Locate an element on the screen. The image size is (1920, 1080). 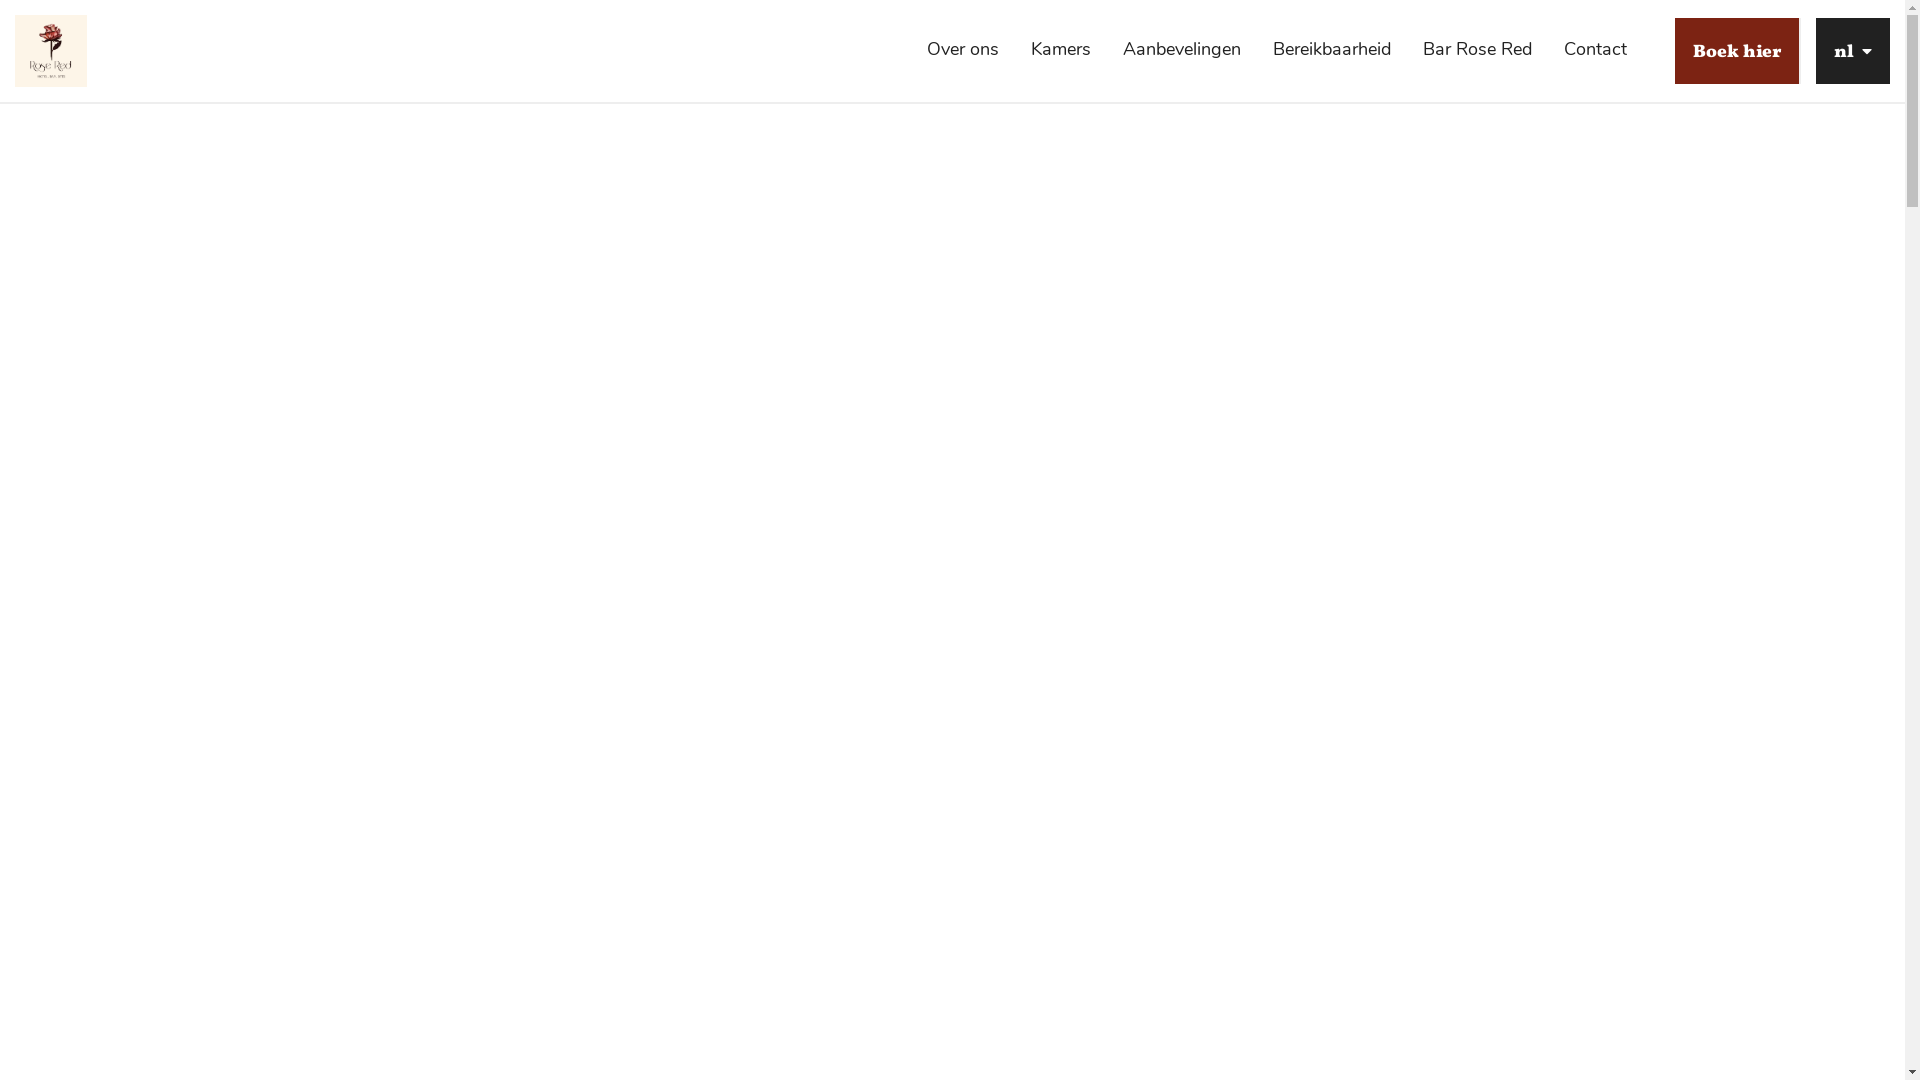
'Over ons' is located at coordinates (963, 48).